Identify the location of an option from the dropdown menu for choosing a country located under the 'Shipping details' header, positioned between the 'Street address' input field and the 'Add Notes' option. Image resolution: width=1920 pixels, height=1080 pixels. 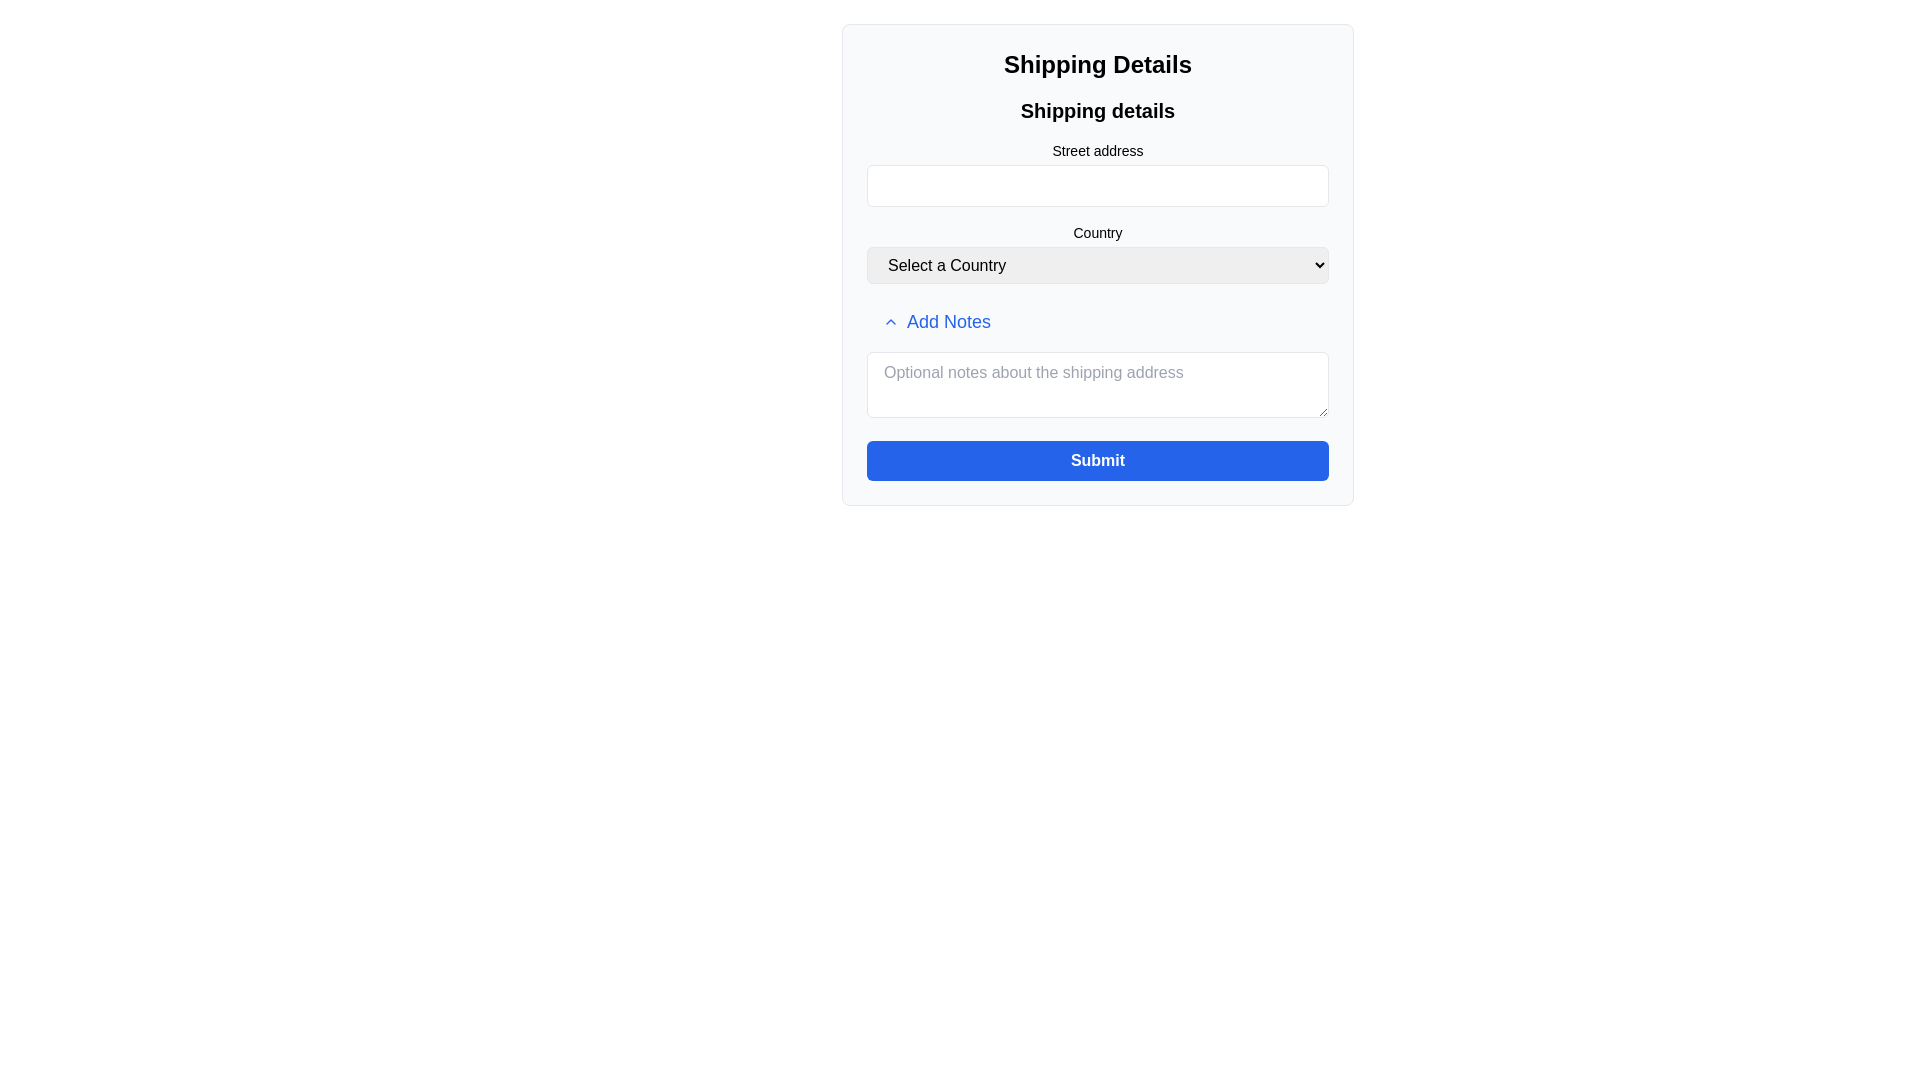
(1097, 252).